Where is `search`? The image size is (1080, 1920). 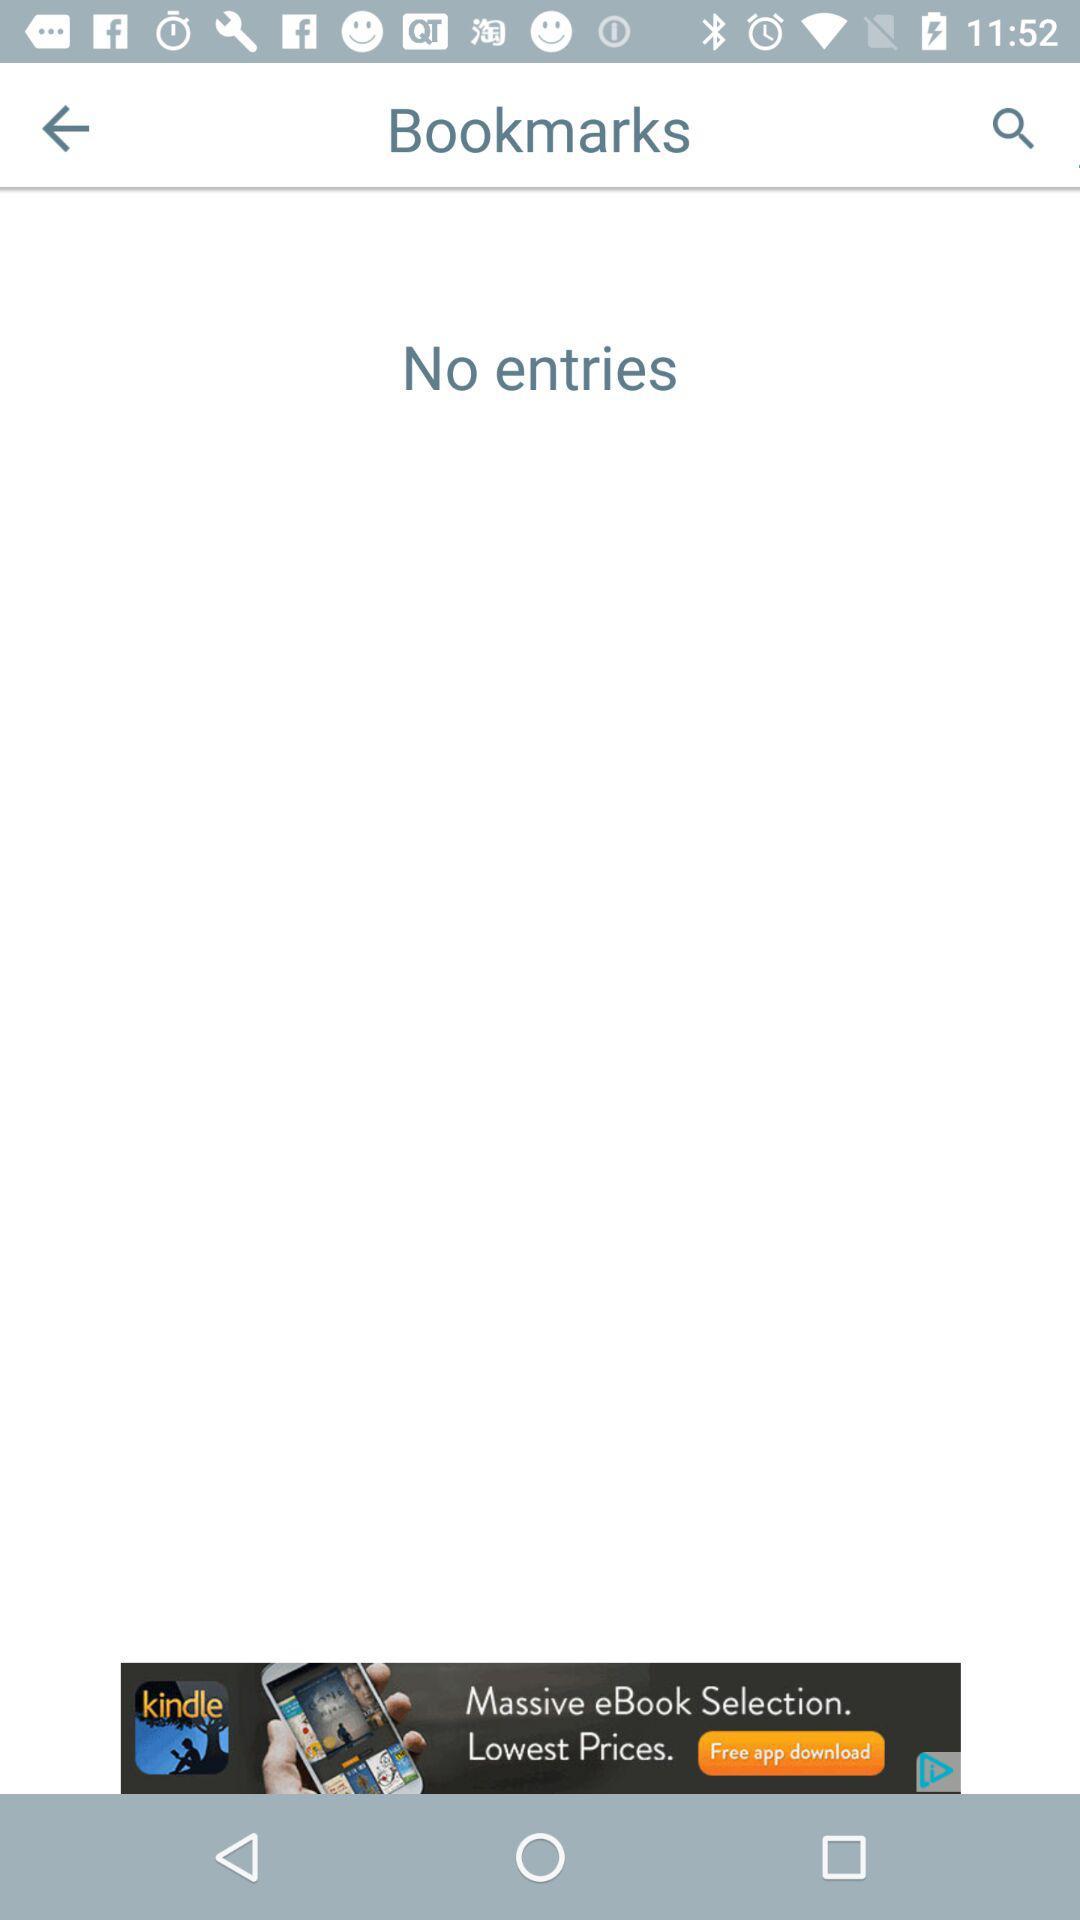 search is located at coordinates (1013, 127).